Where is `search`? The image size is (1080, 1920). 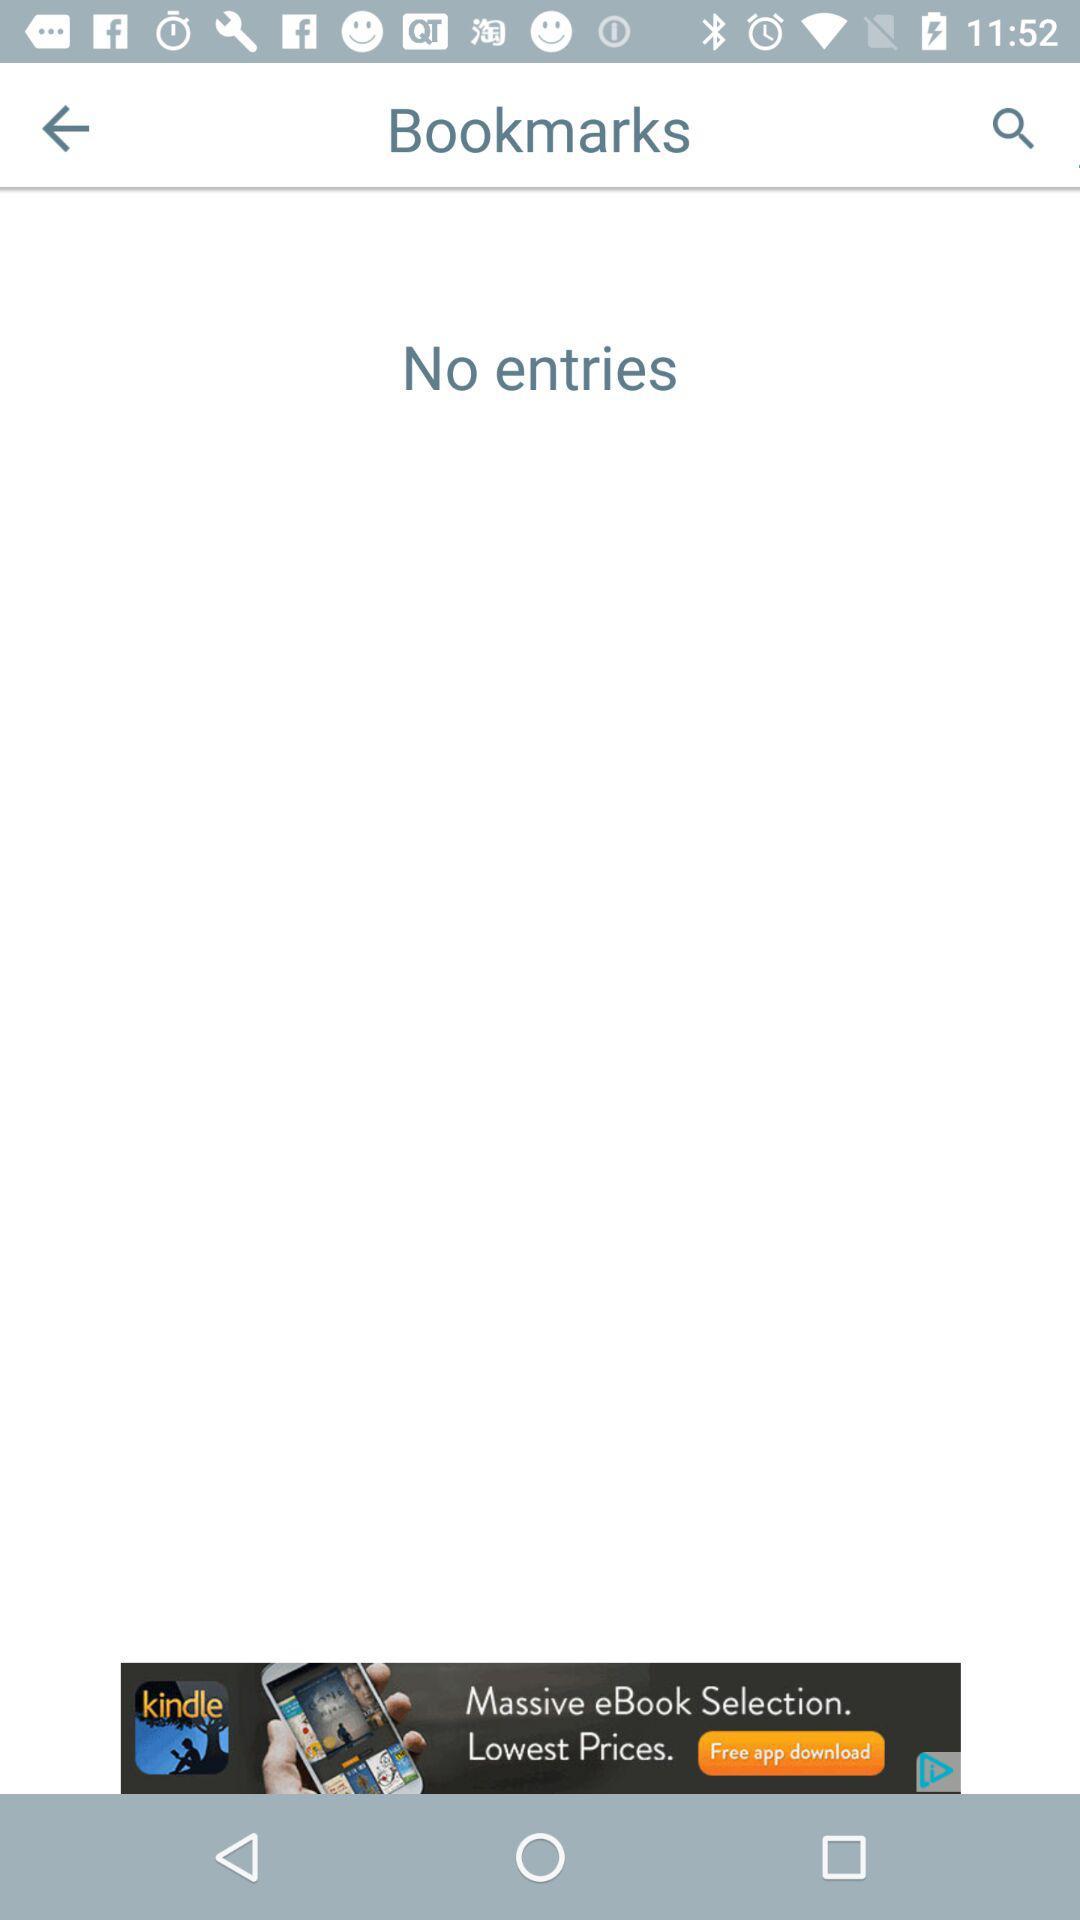 search is located at coordinates (1013, 127).